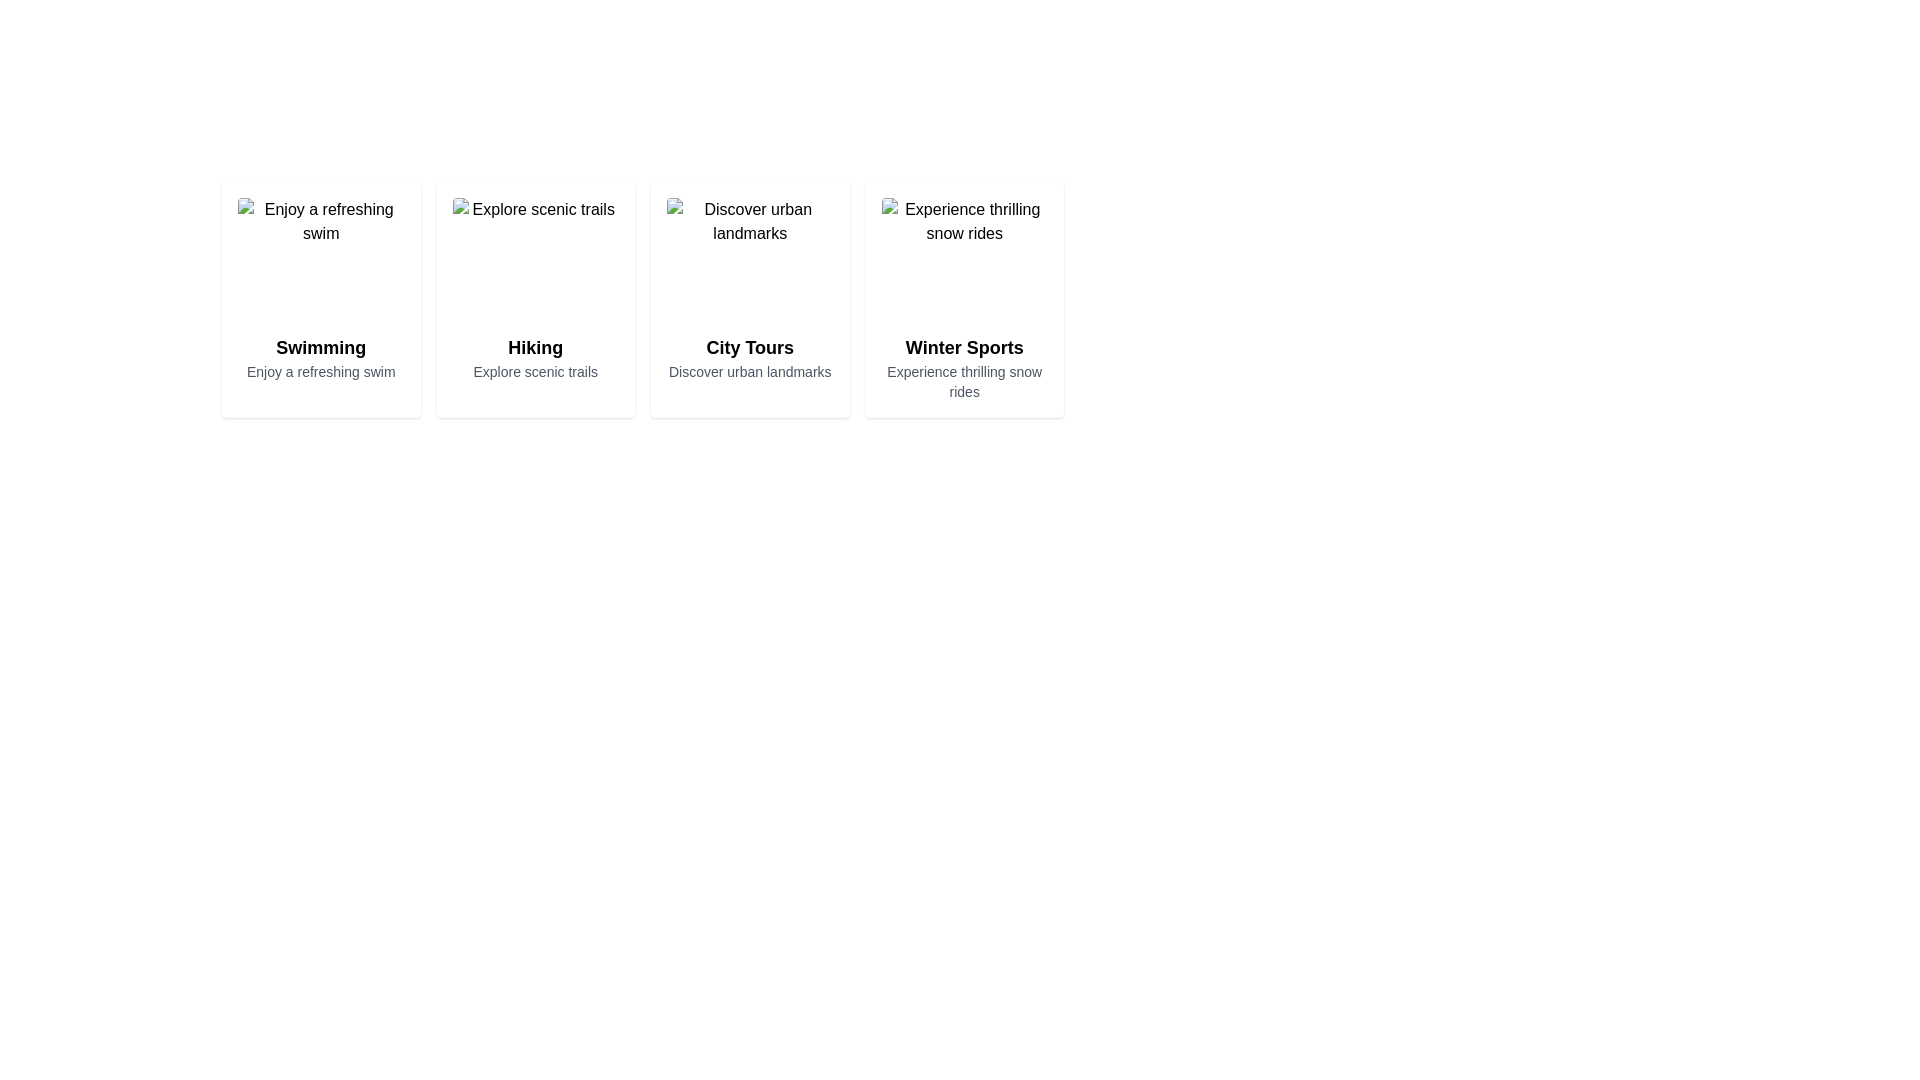 Image resolution: width=1920 pixels, height=1080 pixels. Describe the element at coordinates (321, 371) in the screenshot. I see `the text element displaying 'Enjoy a refreshing swim' located beneath the 'Swimming' title to potentially reveal additional UI` at that location.